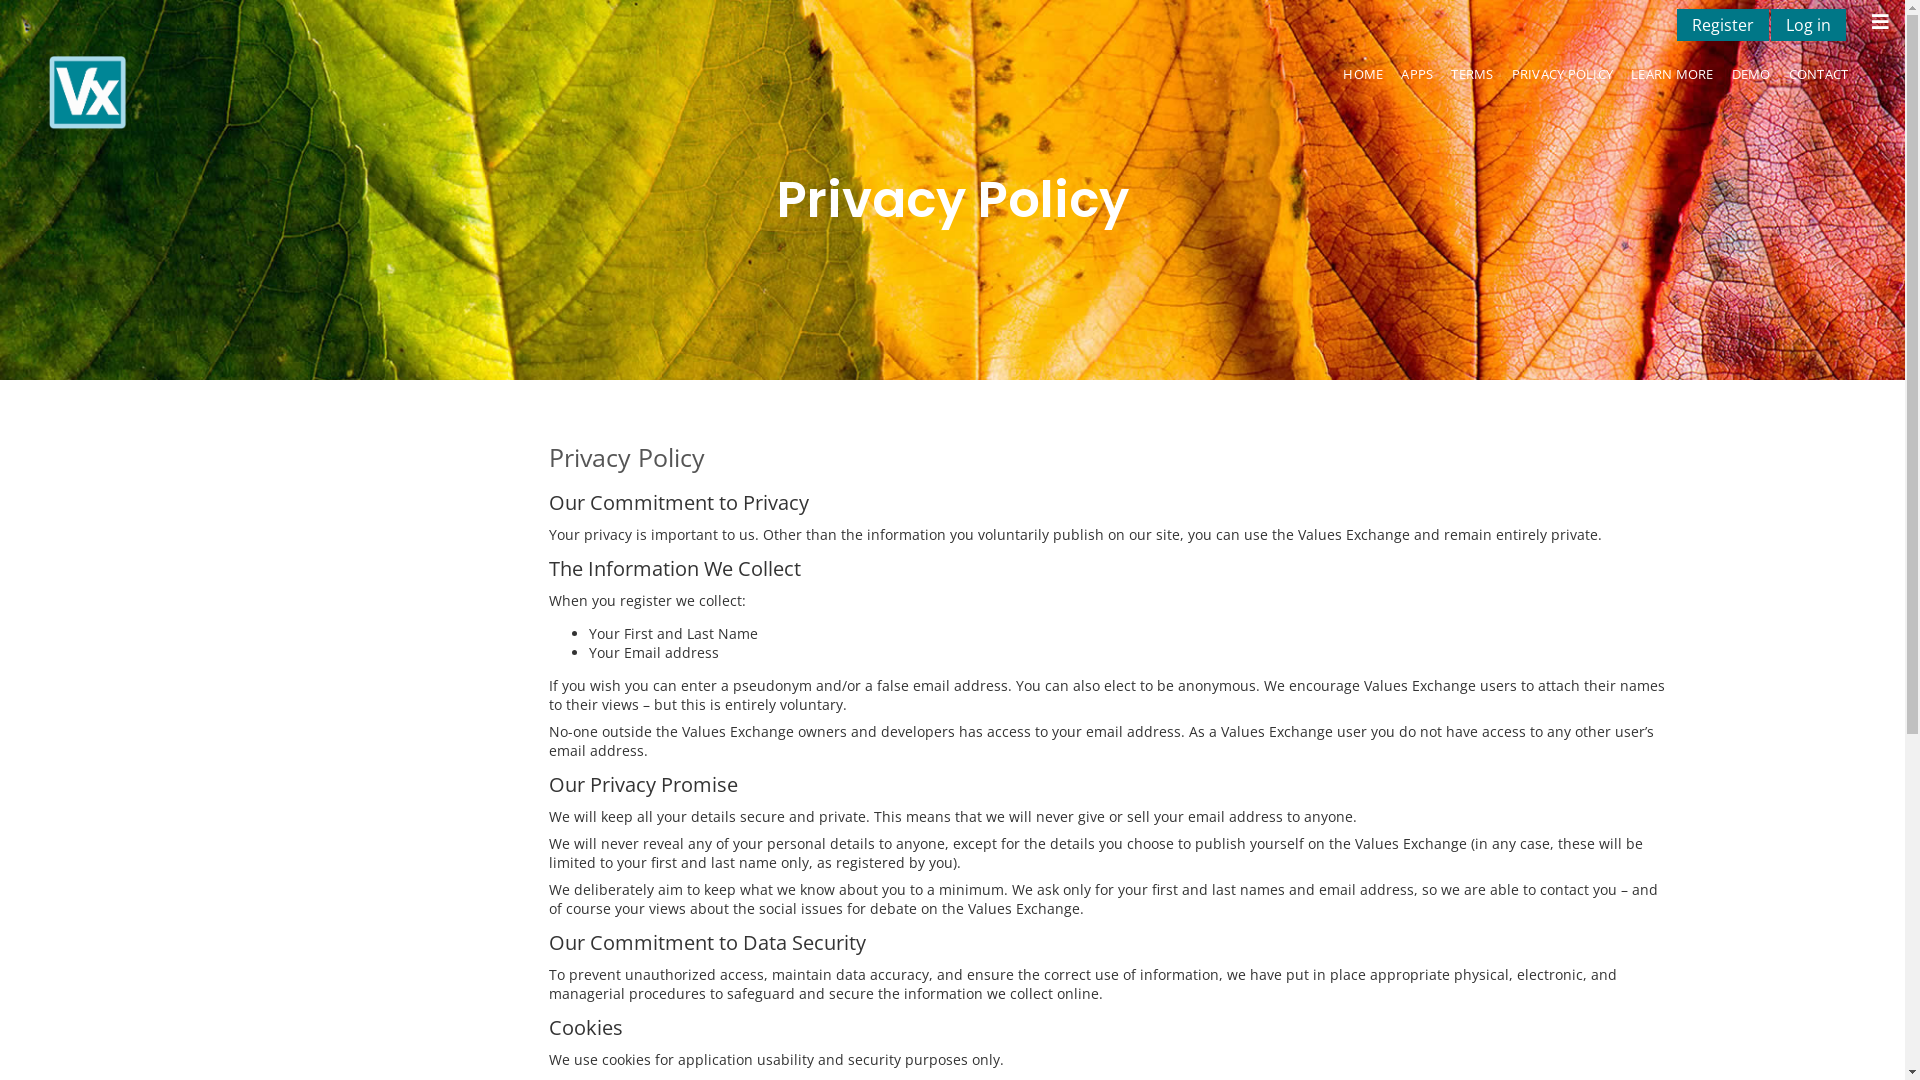  Describe the element at coordinates (1472, 72) in the screenshot. I see `'TERMS'` at that location.